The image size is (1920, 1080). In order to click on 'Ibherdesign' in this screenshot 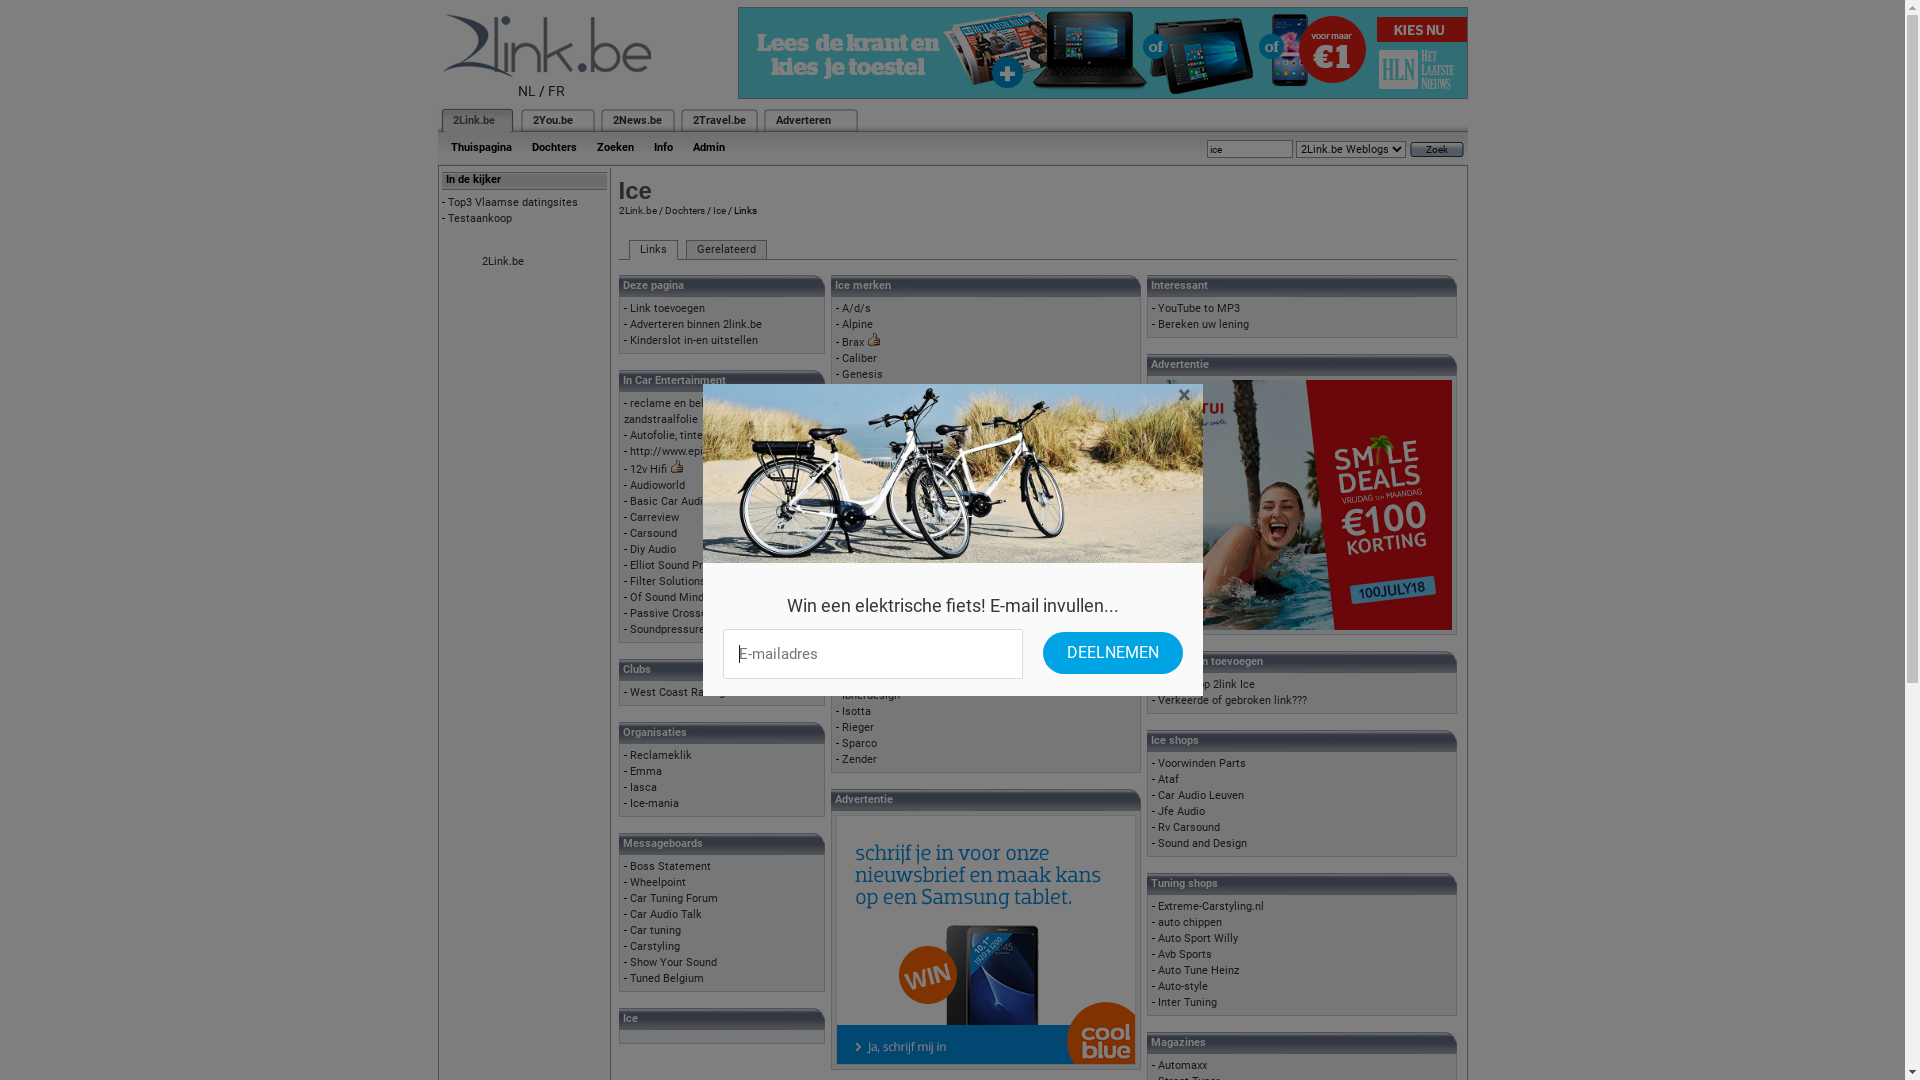, I will do `click(870, 694)`.